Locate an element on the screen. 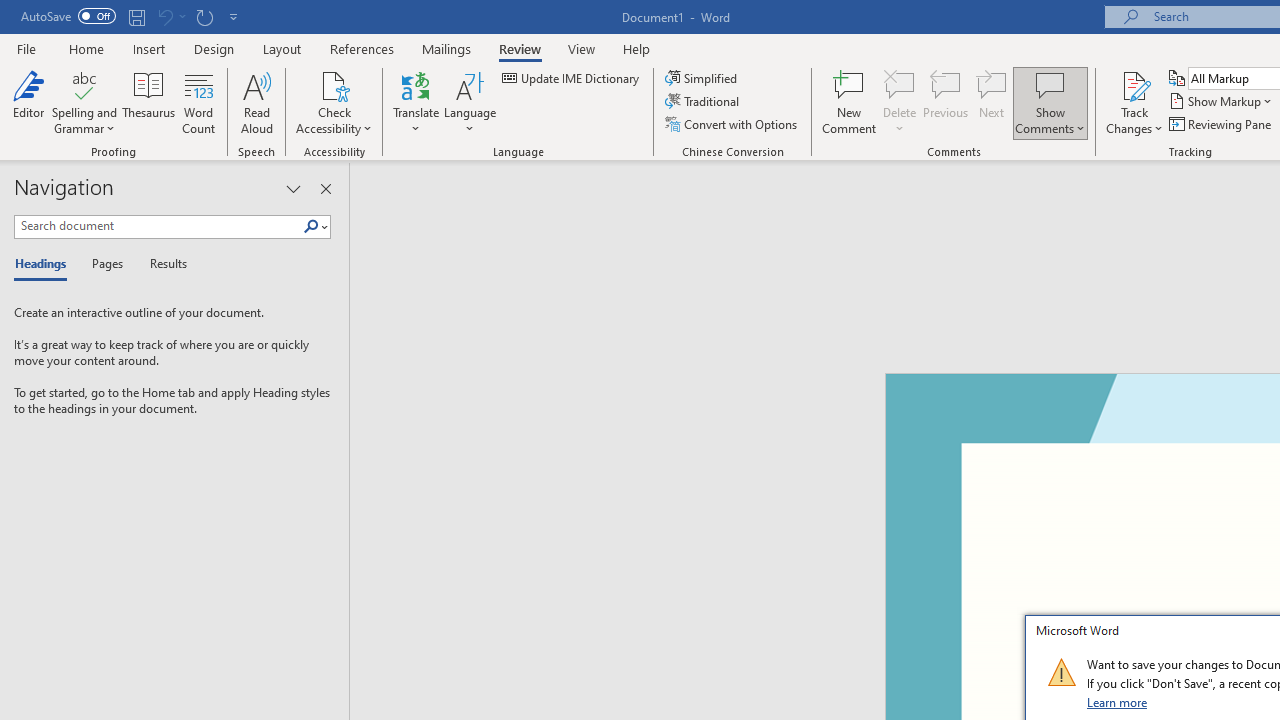  'Task Pane Options' is located at coordinates (292, 189).